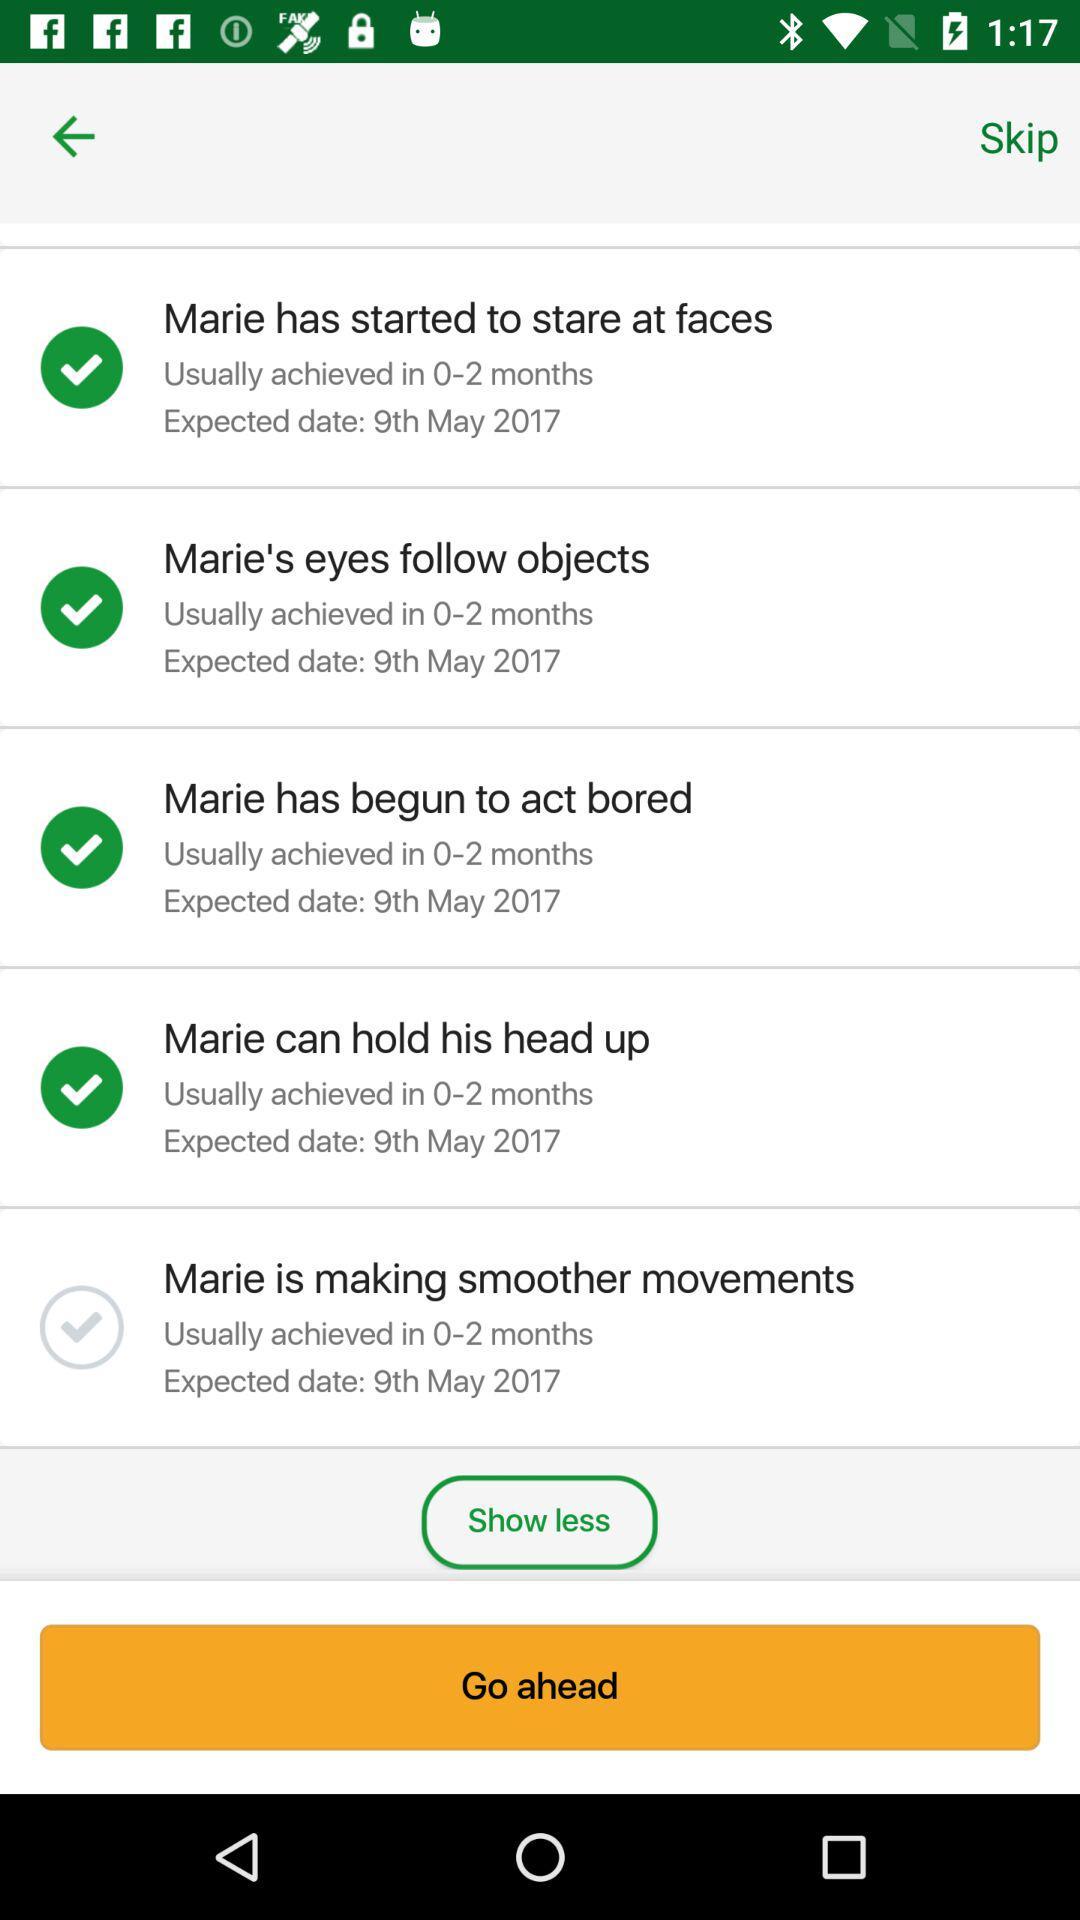 The height and width of the screenshot is (1920, 1080). Describe the element at coordinates (101, 1327) in the screenshot. I see `check movement option` at that location.